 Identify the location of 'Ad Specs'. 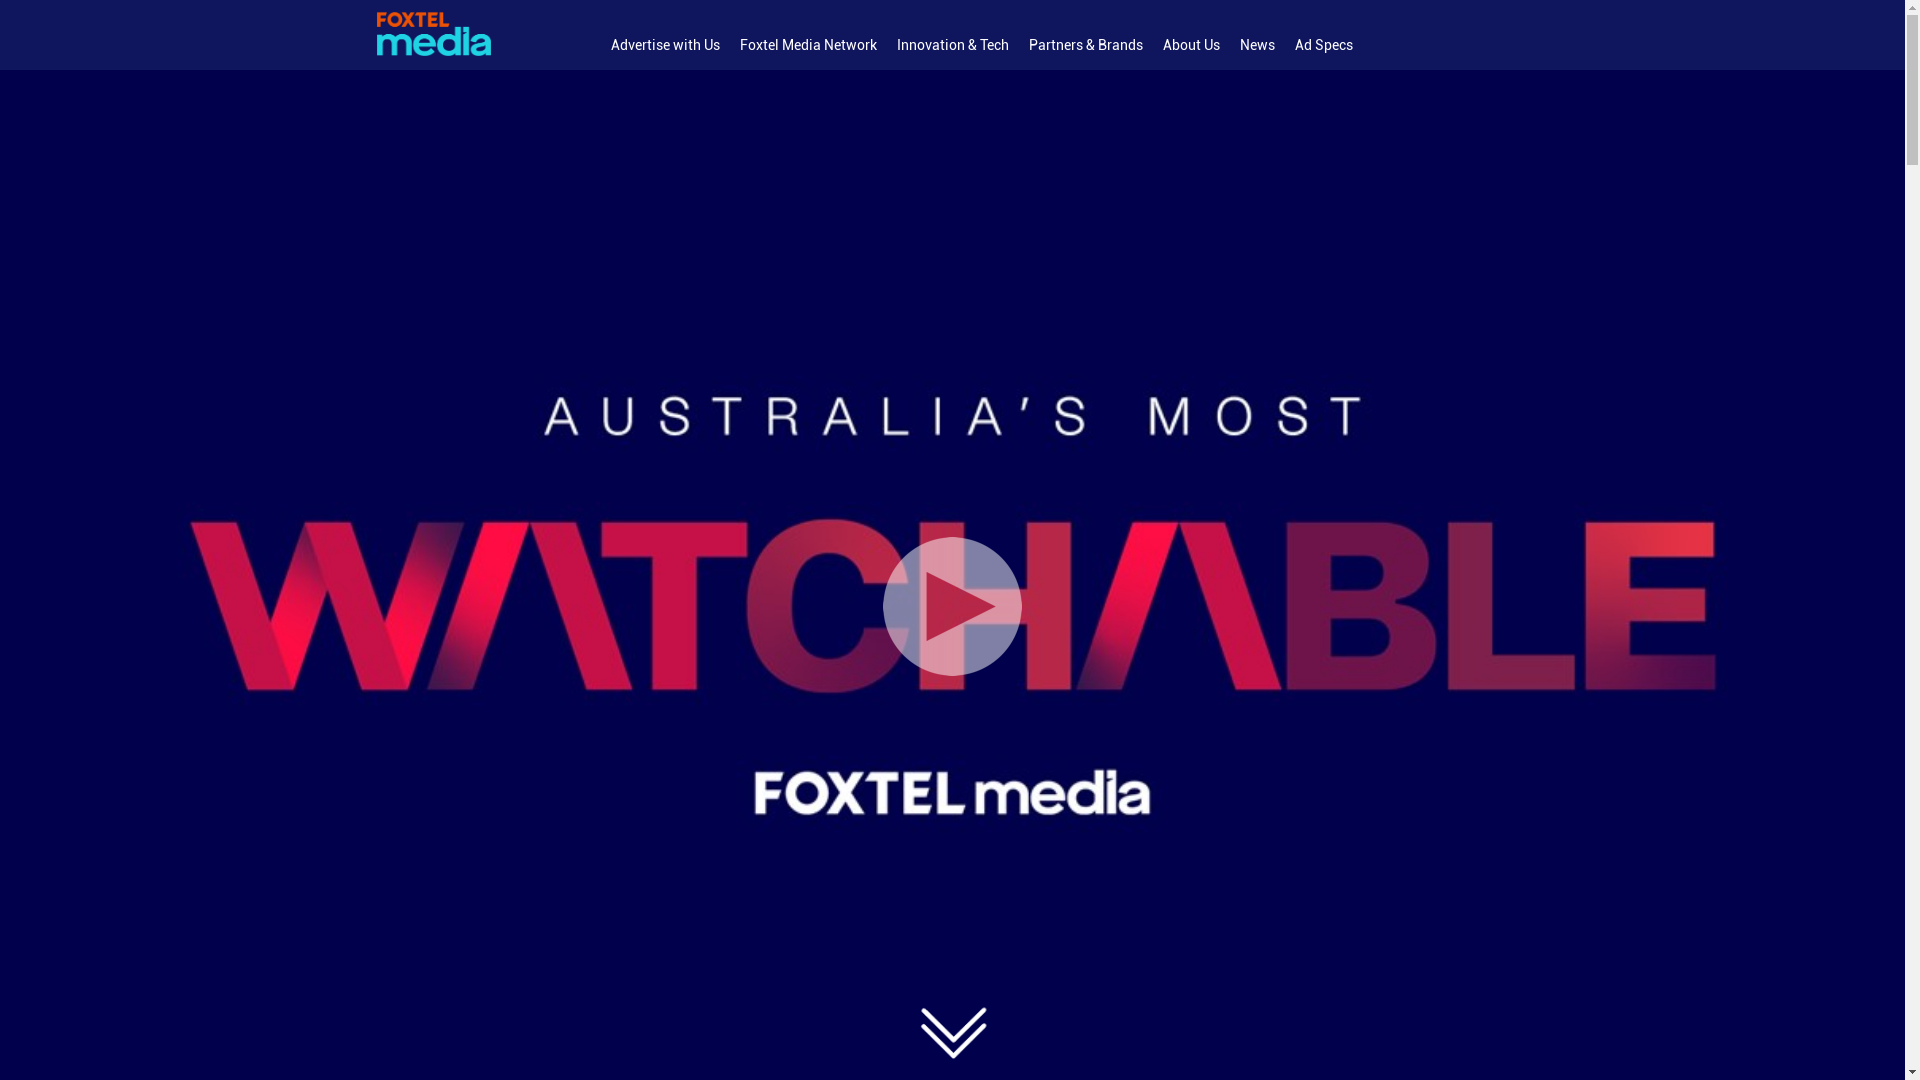
(1323, 45).